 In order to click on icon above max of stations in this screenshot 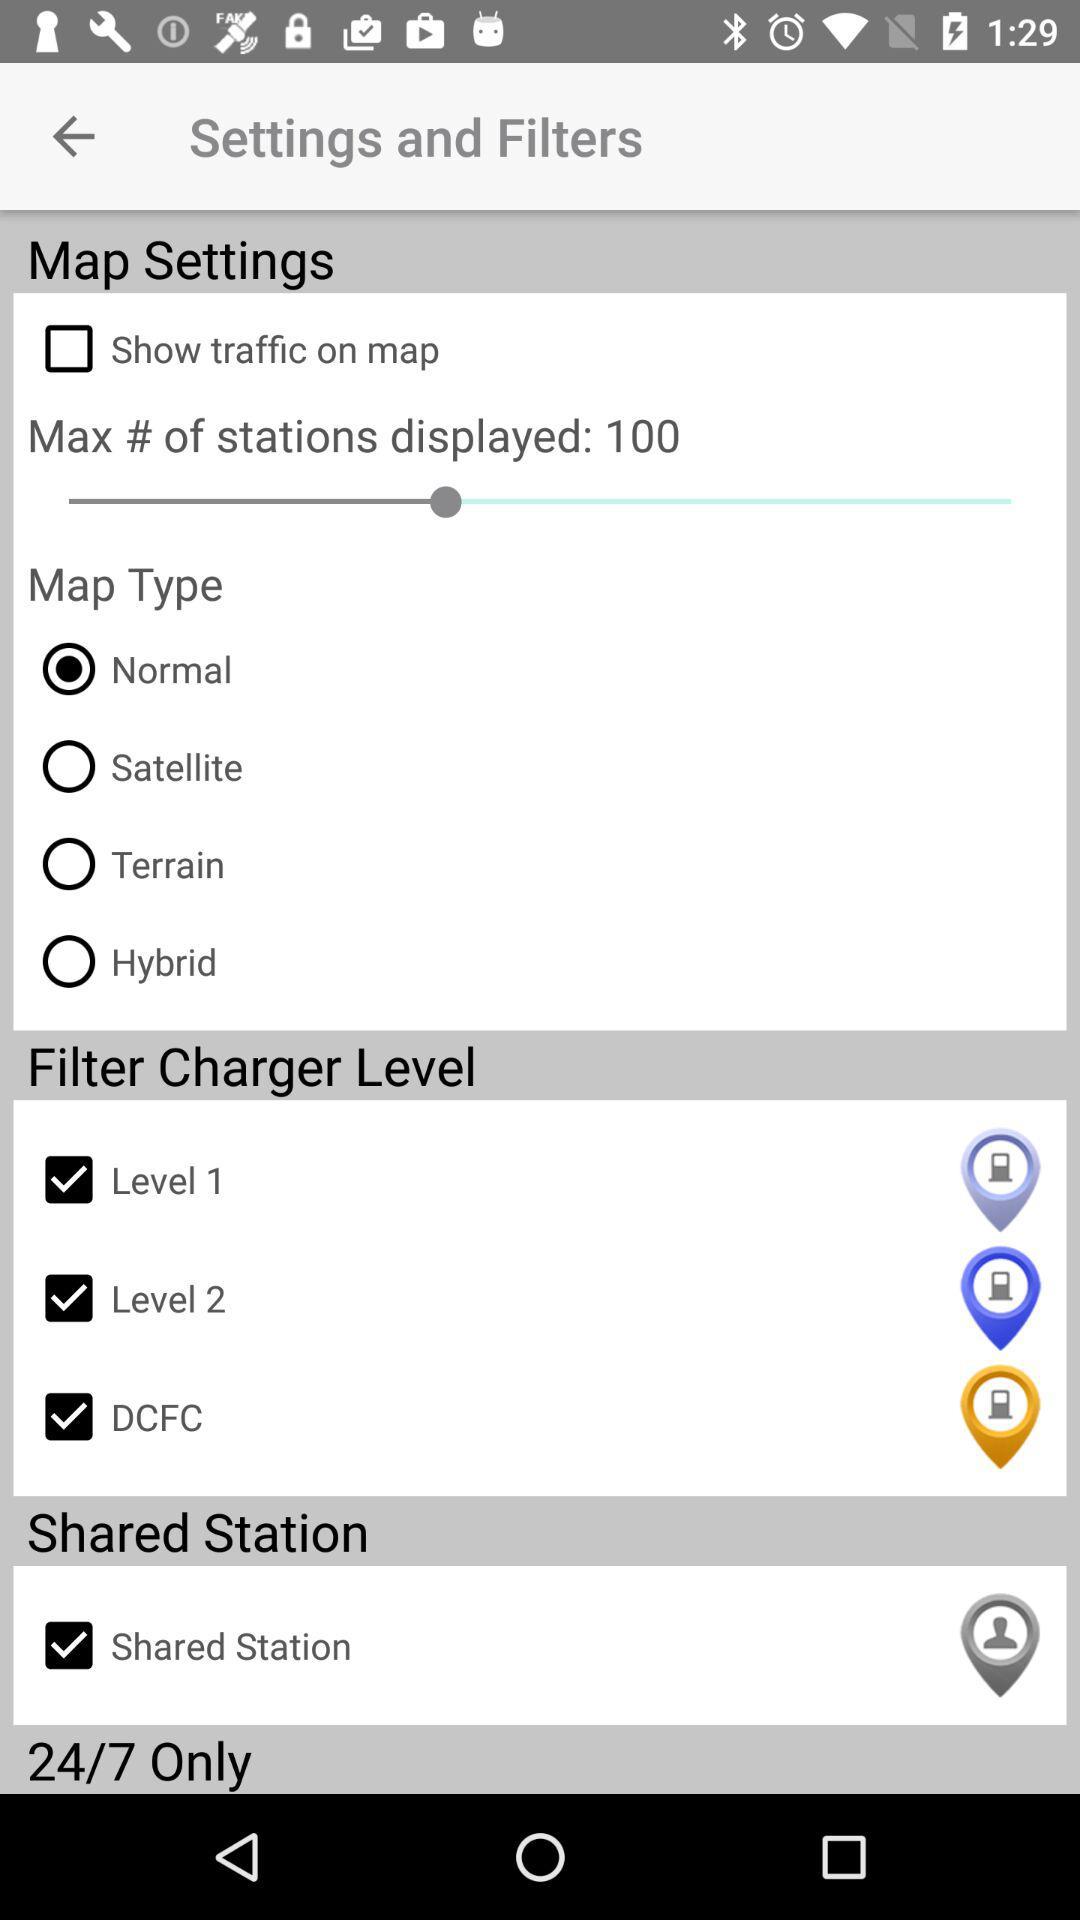, I will do `click(540, 348)`.